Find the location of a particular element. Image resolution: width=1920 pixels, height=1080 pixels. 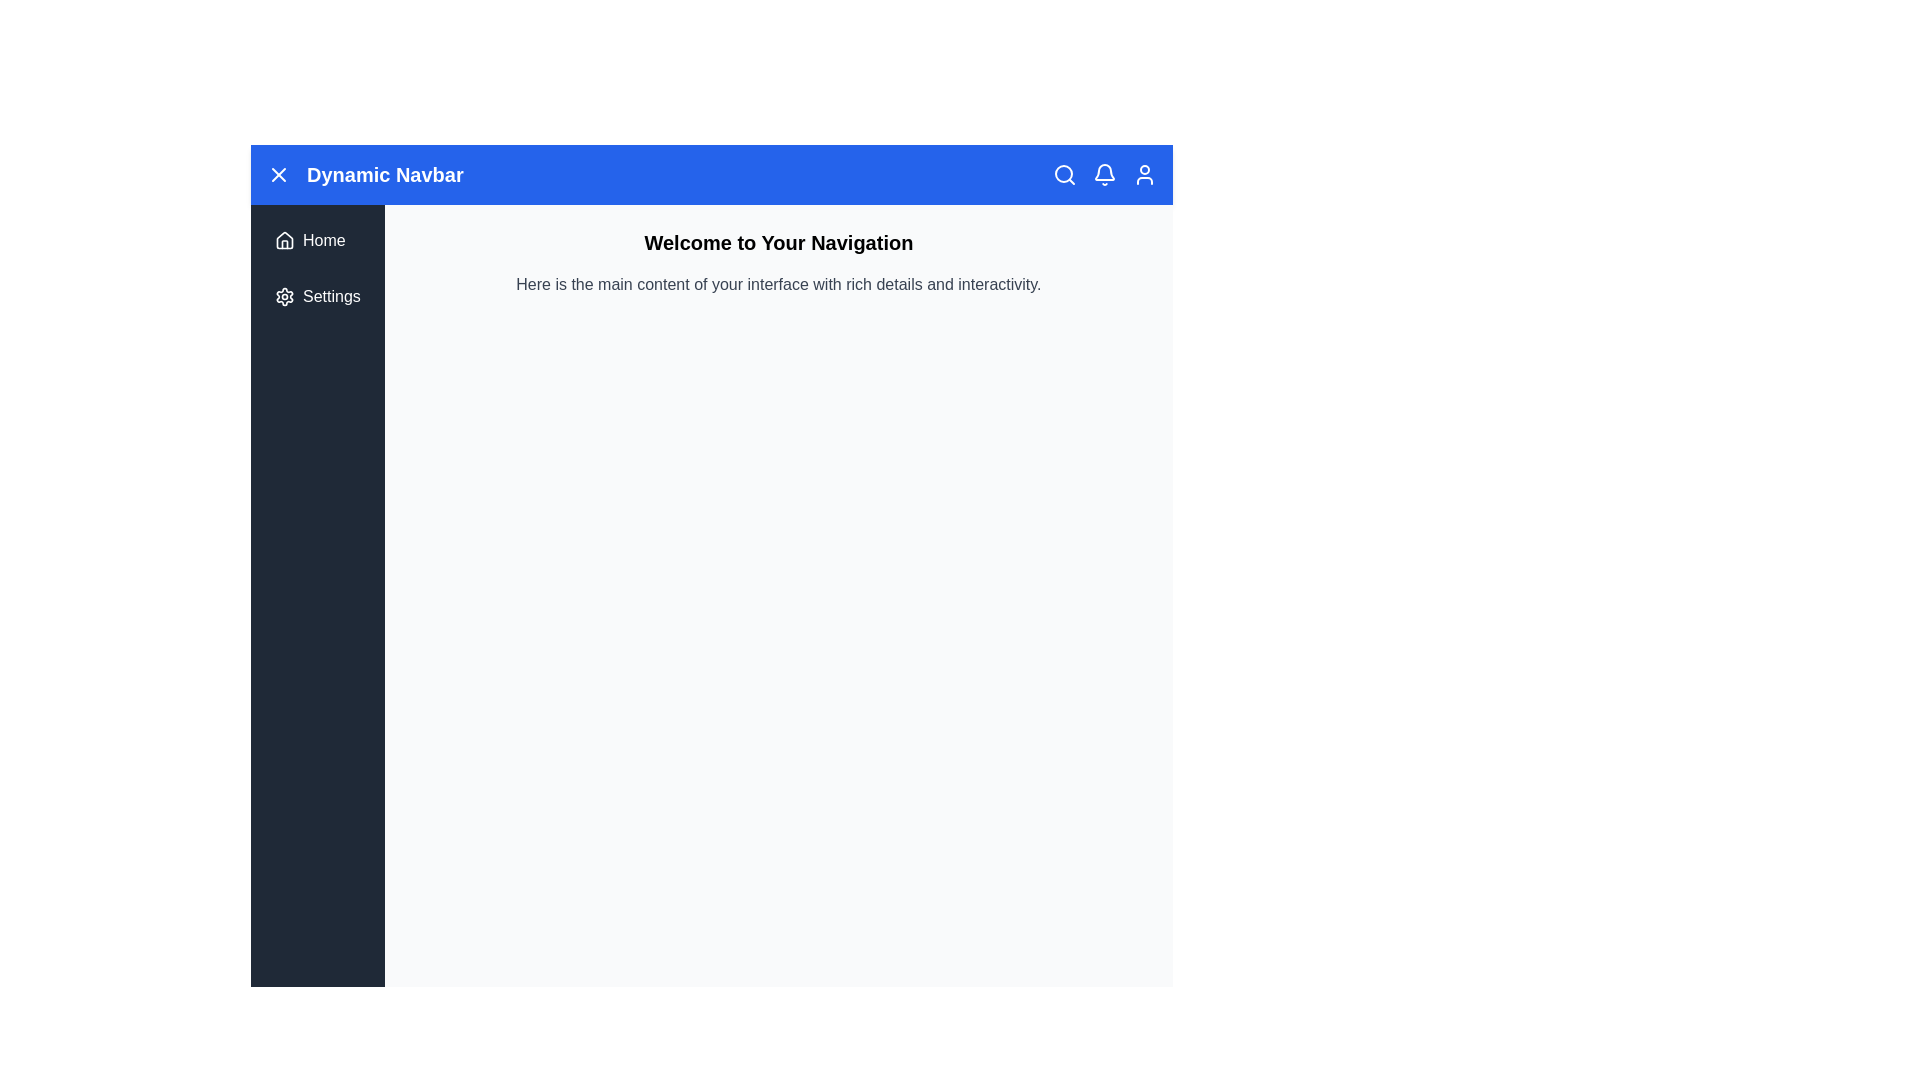

the search icon resembling a magnifying glass, which is outlined in white on a blue background, to interact with its hover effect is located at coordinates (1064, 173).